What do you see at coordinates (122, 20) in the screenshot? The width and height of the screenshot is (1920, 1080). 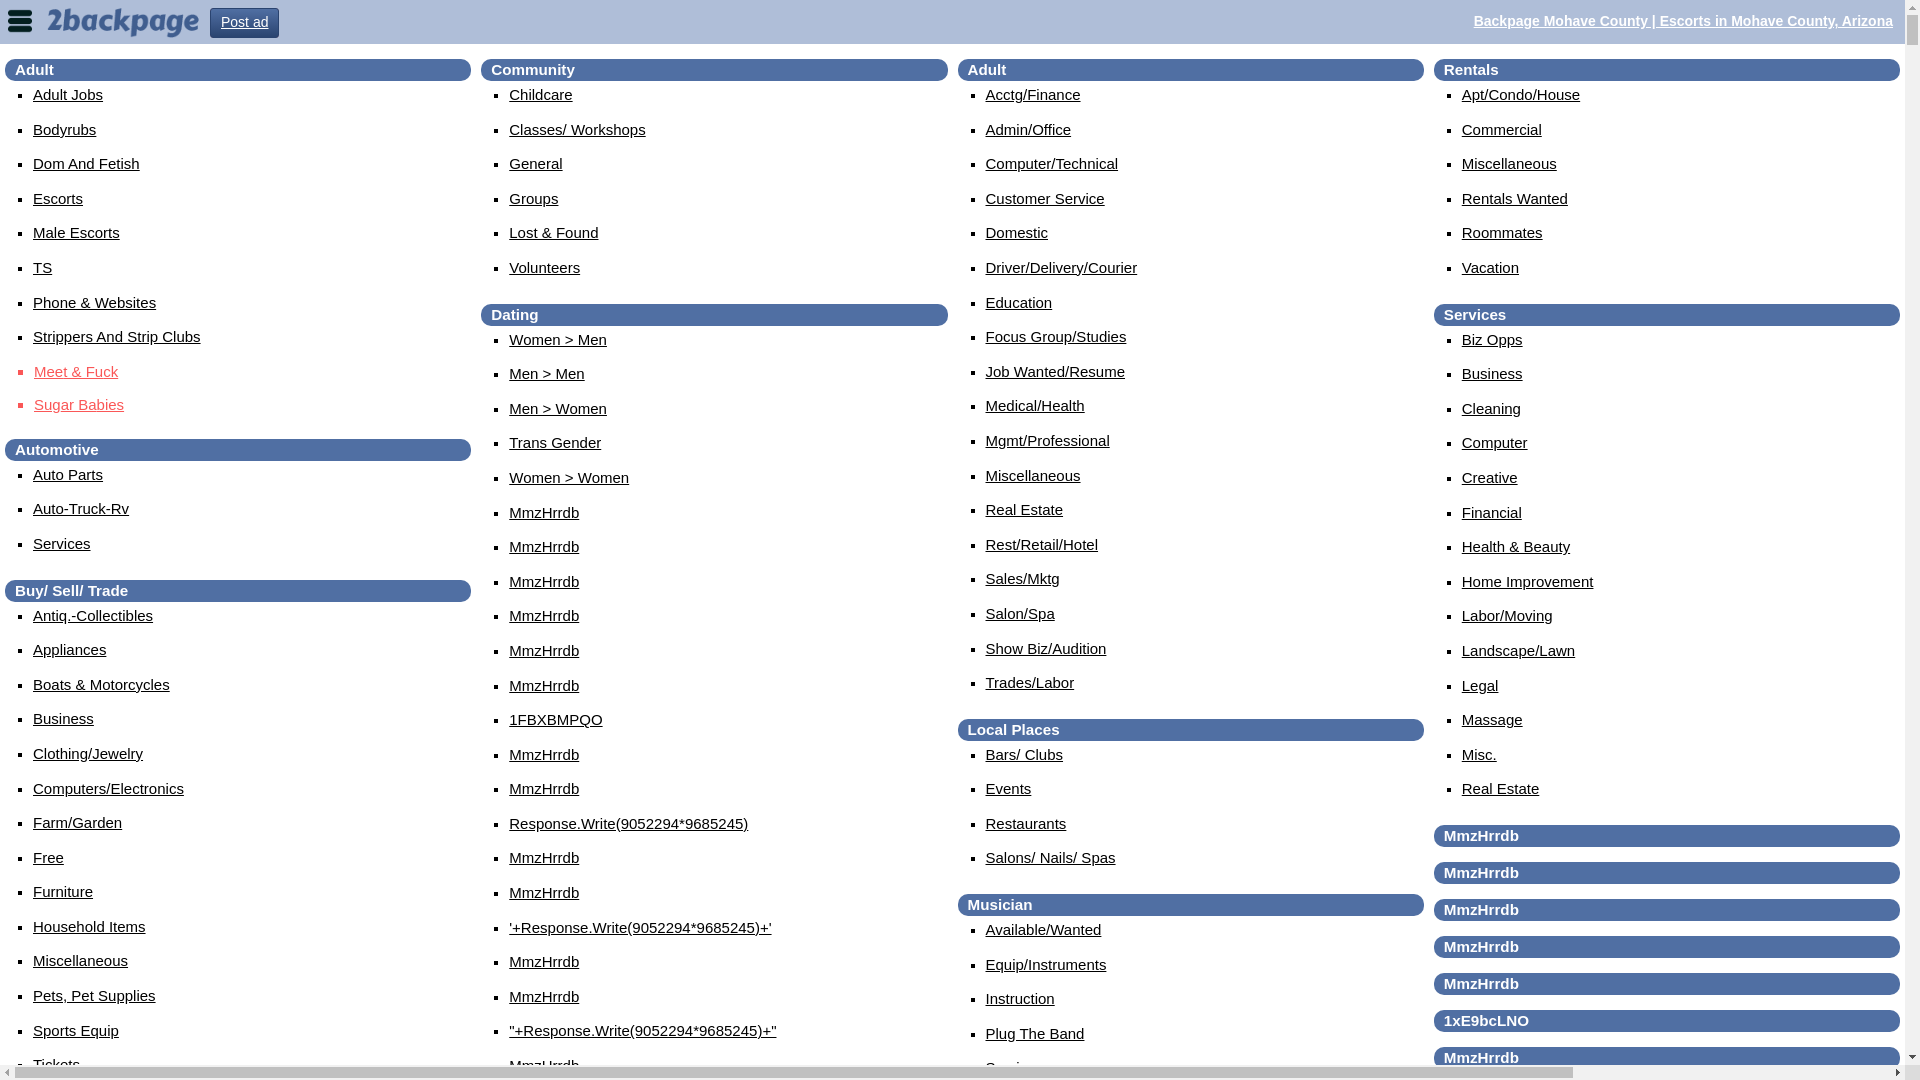 I see `'2backpage'` at bounding box center [122, 20].